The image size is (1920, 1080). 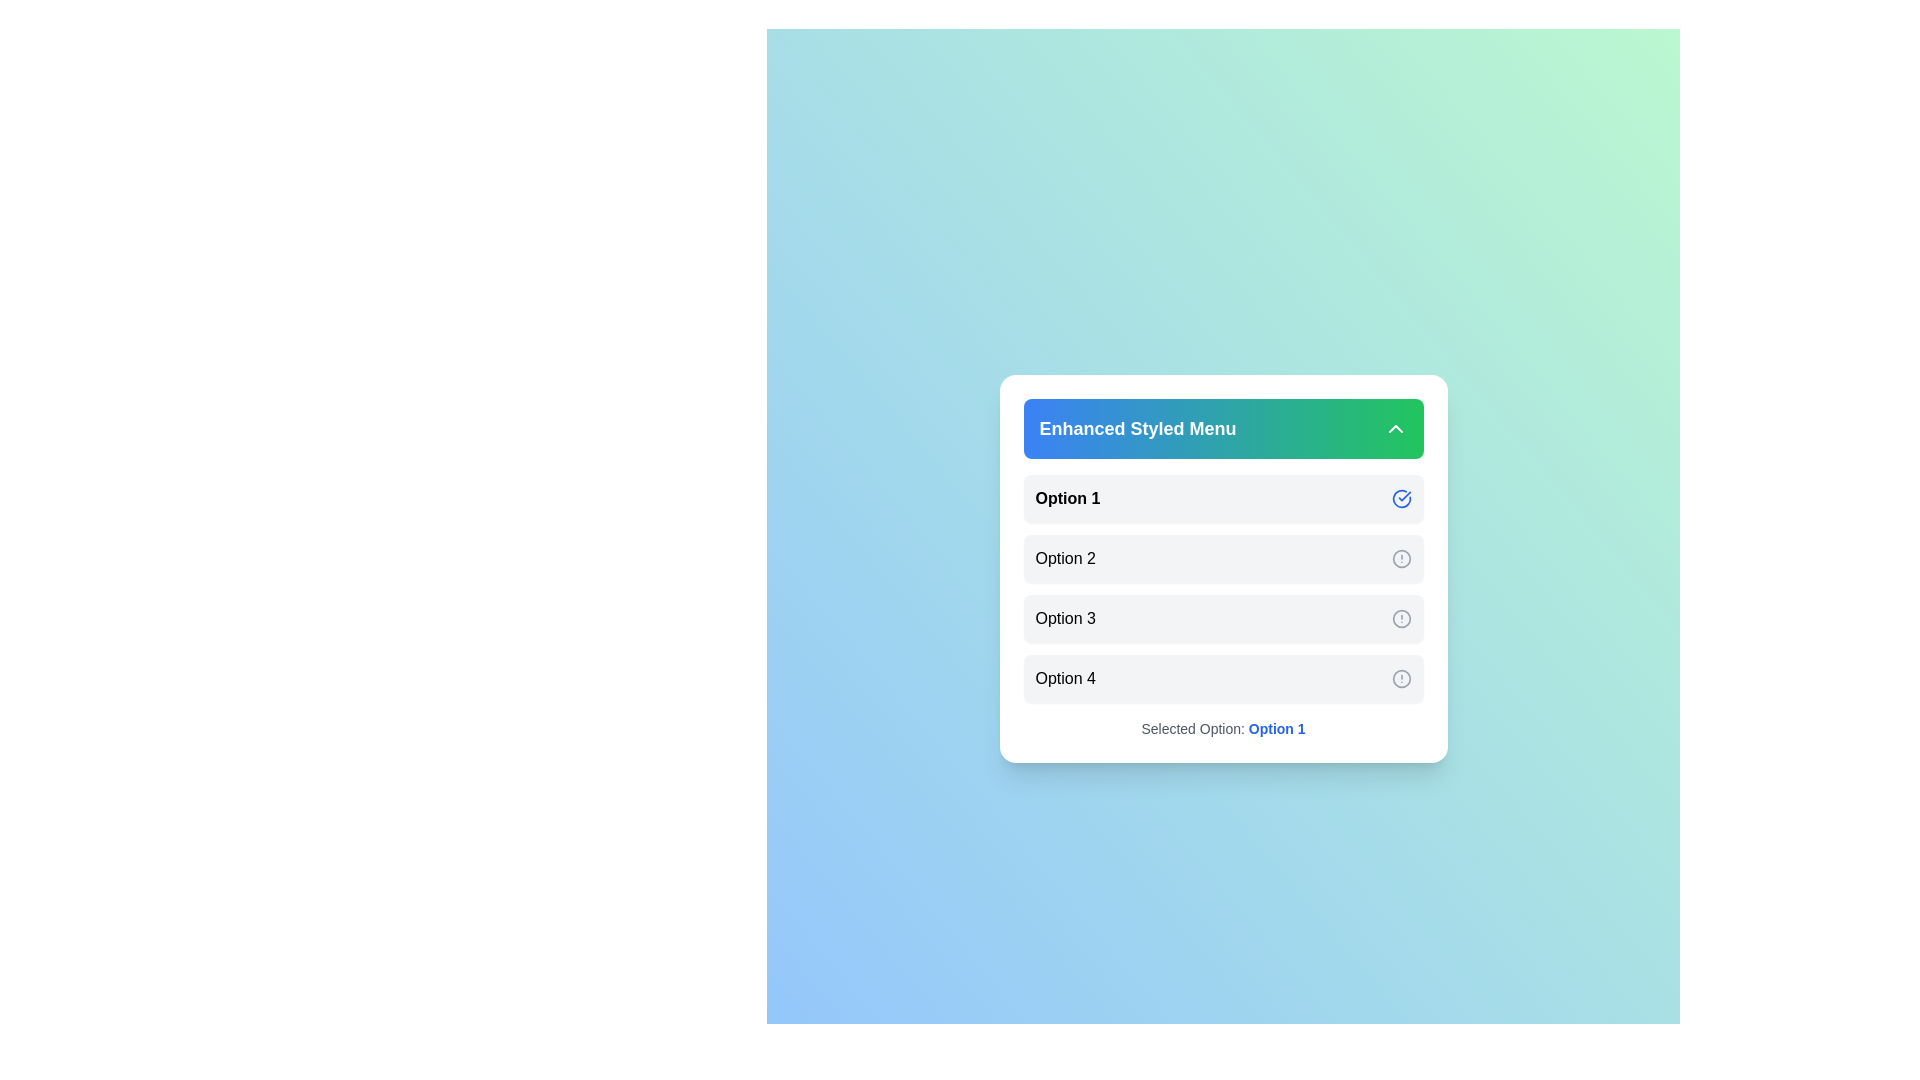 I want to click on the menu option Option 3 to observe its hover effect, so click(x=1222, y=617).